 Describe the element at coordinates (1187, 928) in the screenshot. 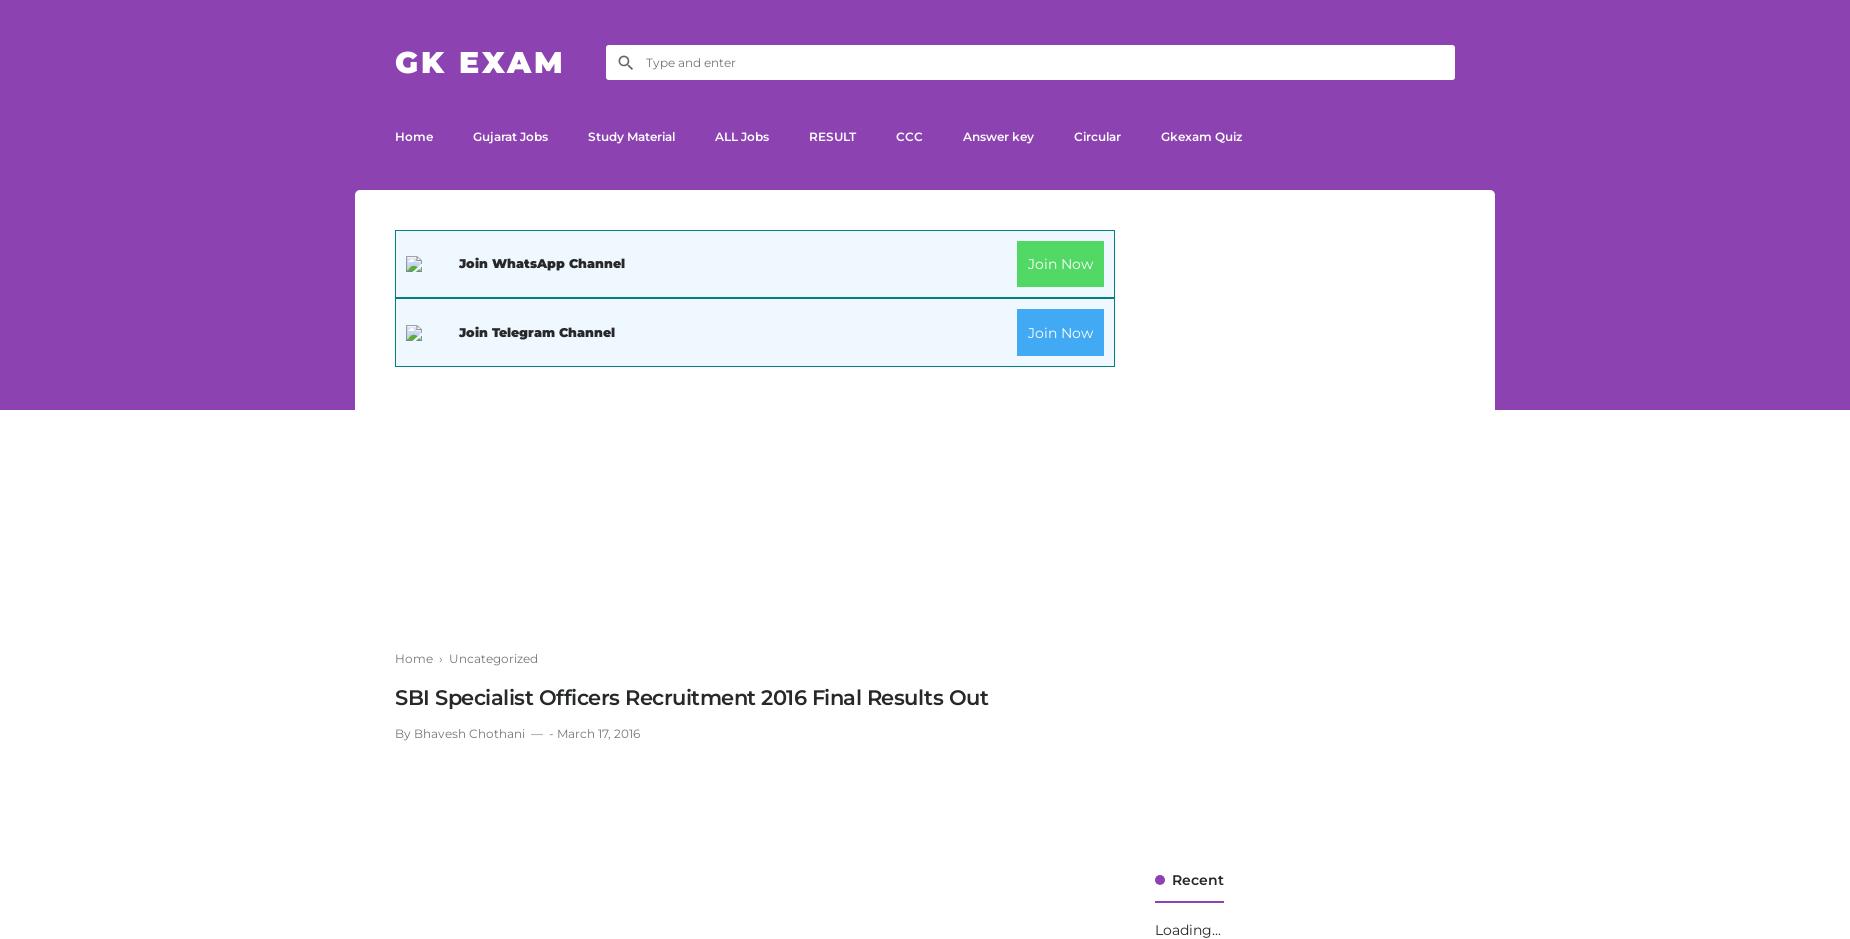

I see `'Loading...'` at that location.